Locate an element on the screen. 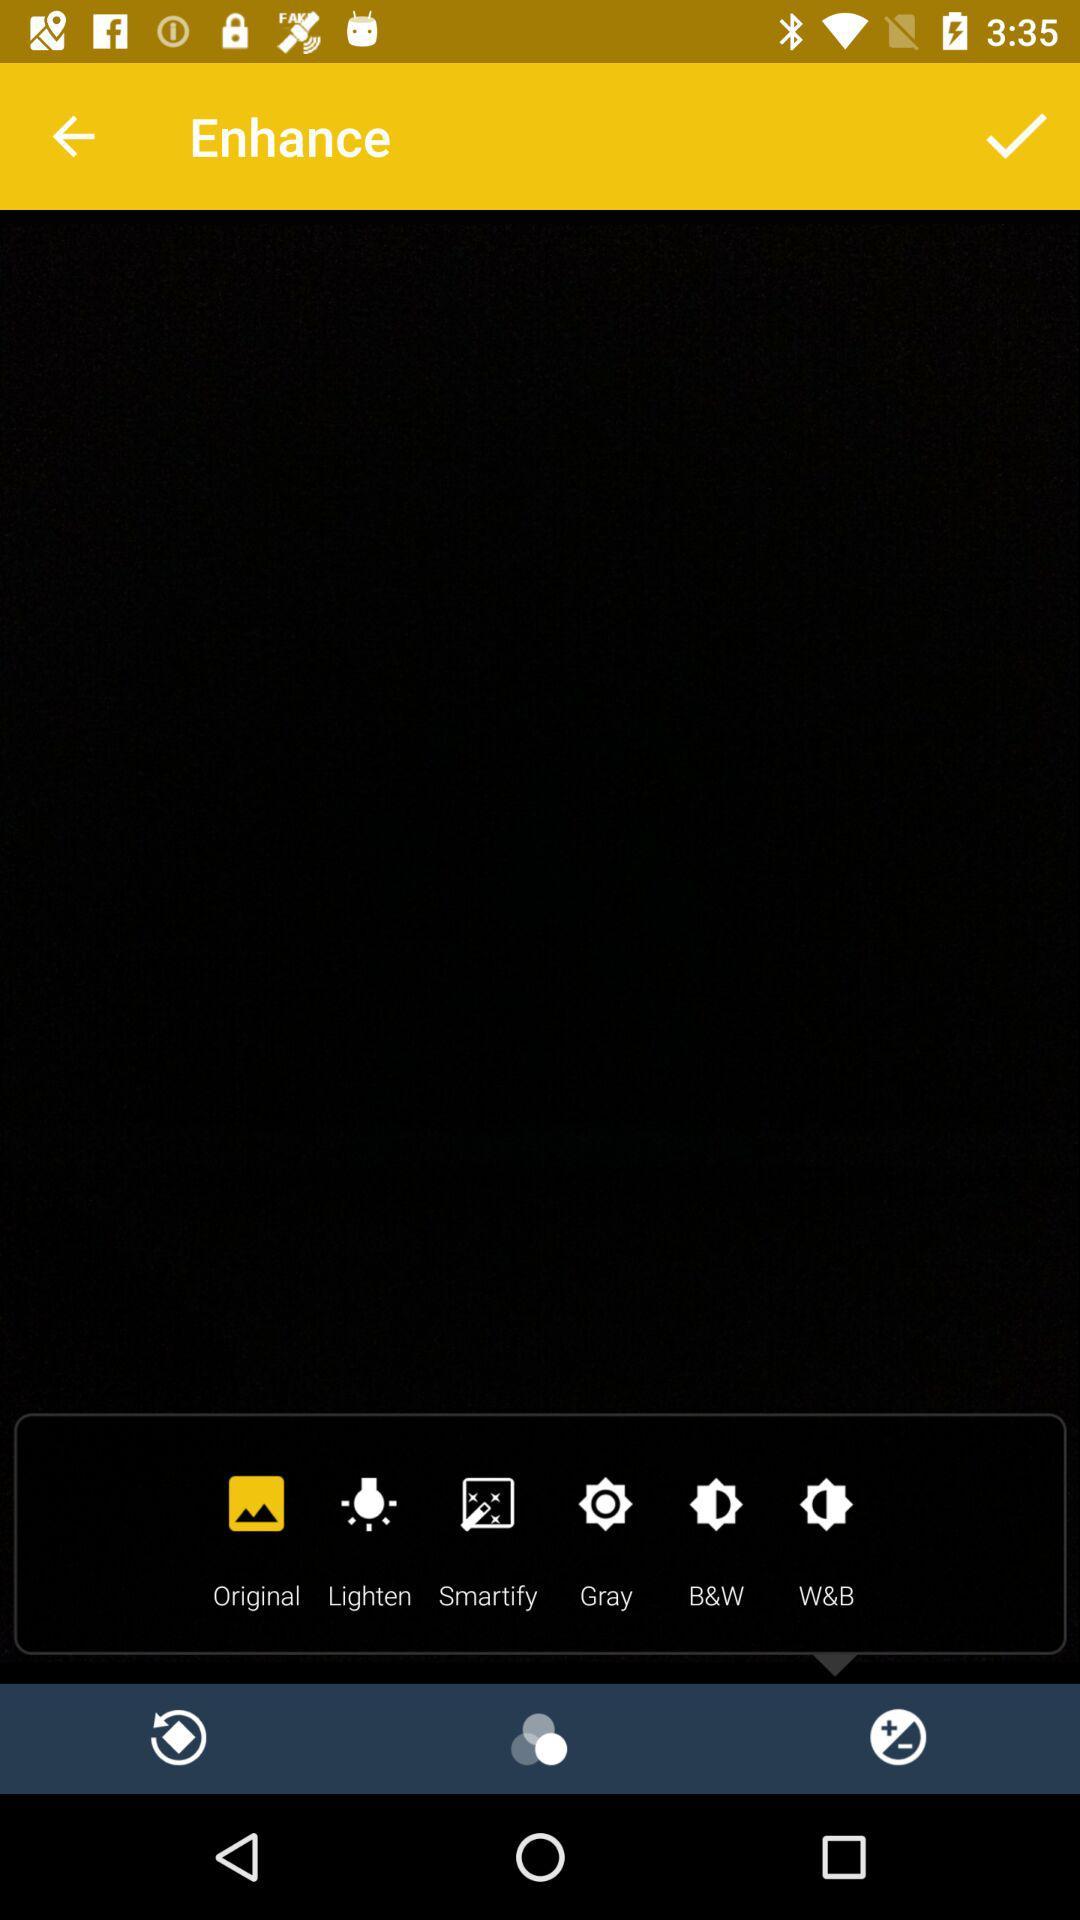 This screenshot has height=1920, width=1080. refresh is located at coordinates (180, 1737).